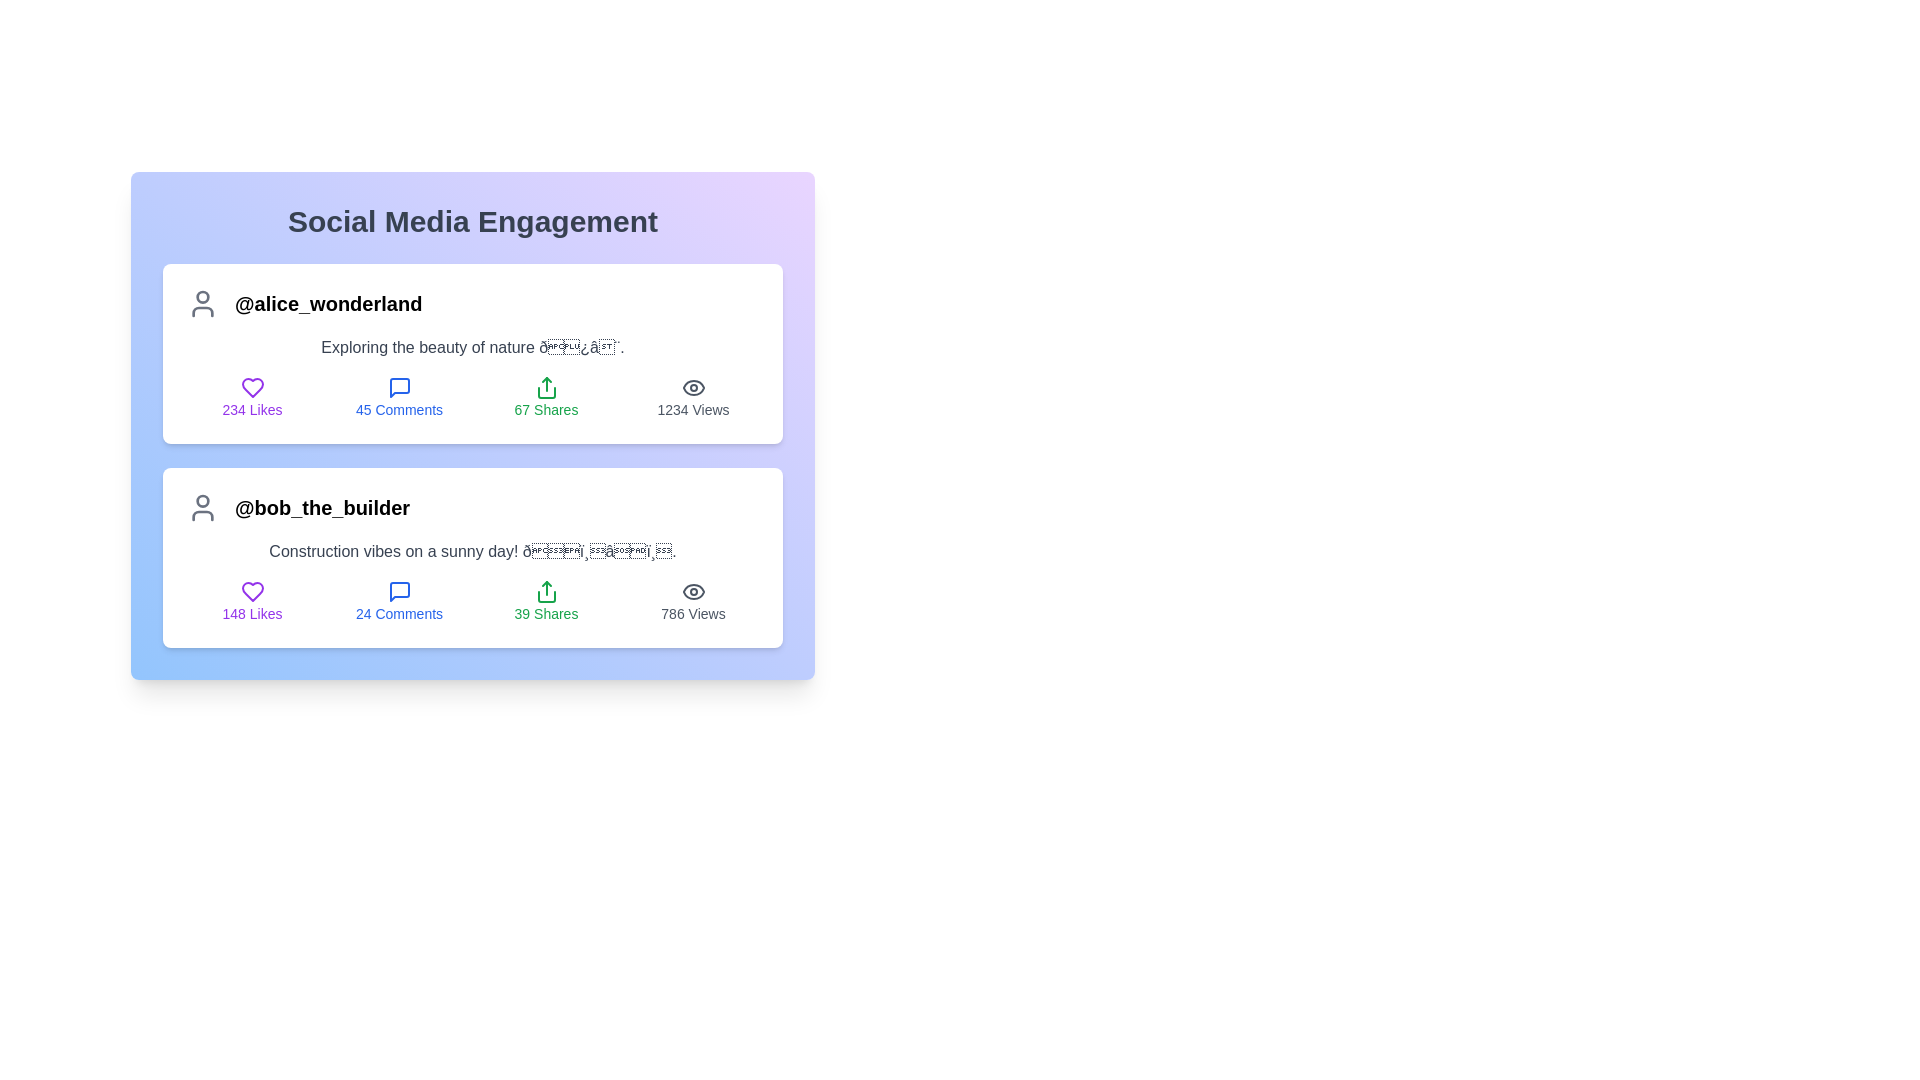 This screenshot has height=1080, width=1920. What do you see at coordinates (693, 408) in the screenshot?
I see `the '1234 Views' label, which is styled in gray and located at the bottom of the first content card` at bounding box center [693, 408].